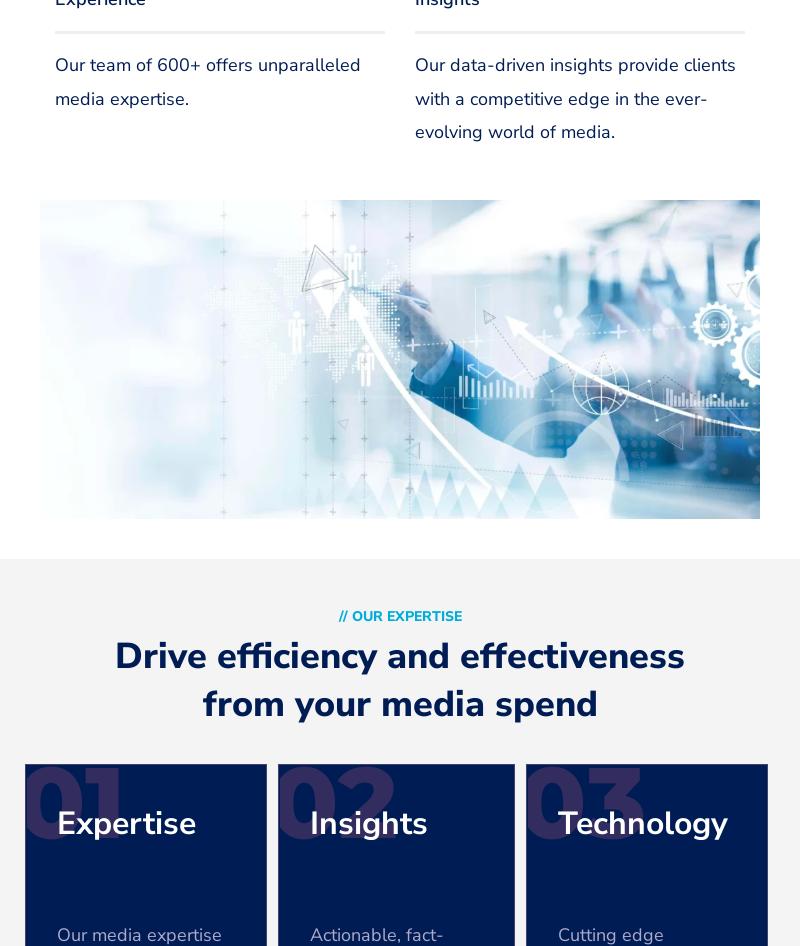 Image resolution: width=800 pixels, height=946 pixels. What do you see at coordinates (208, 79) in the screenshot?
I see `'Our team of 600+ offers unparalleled media expertise.'` at bounding box center [208, 79].